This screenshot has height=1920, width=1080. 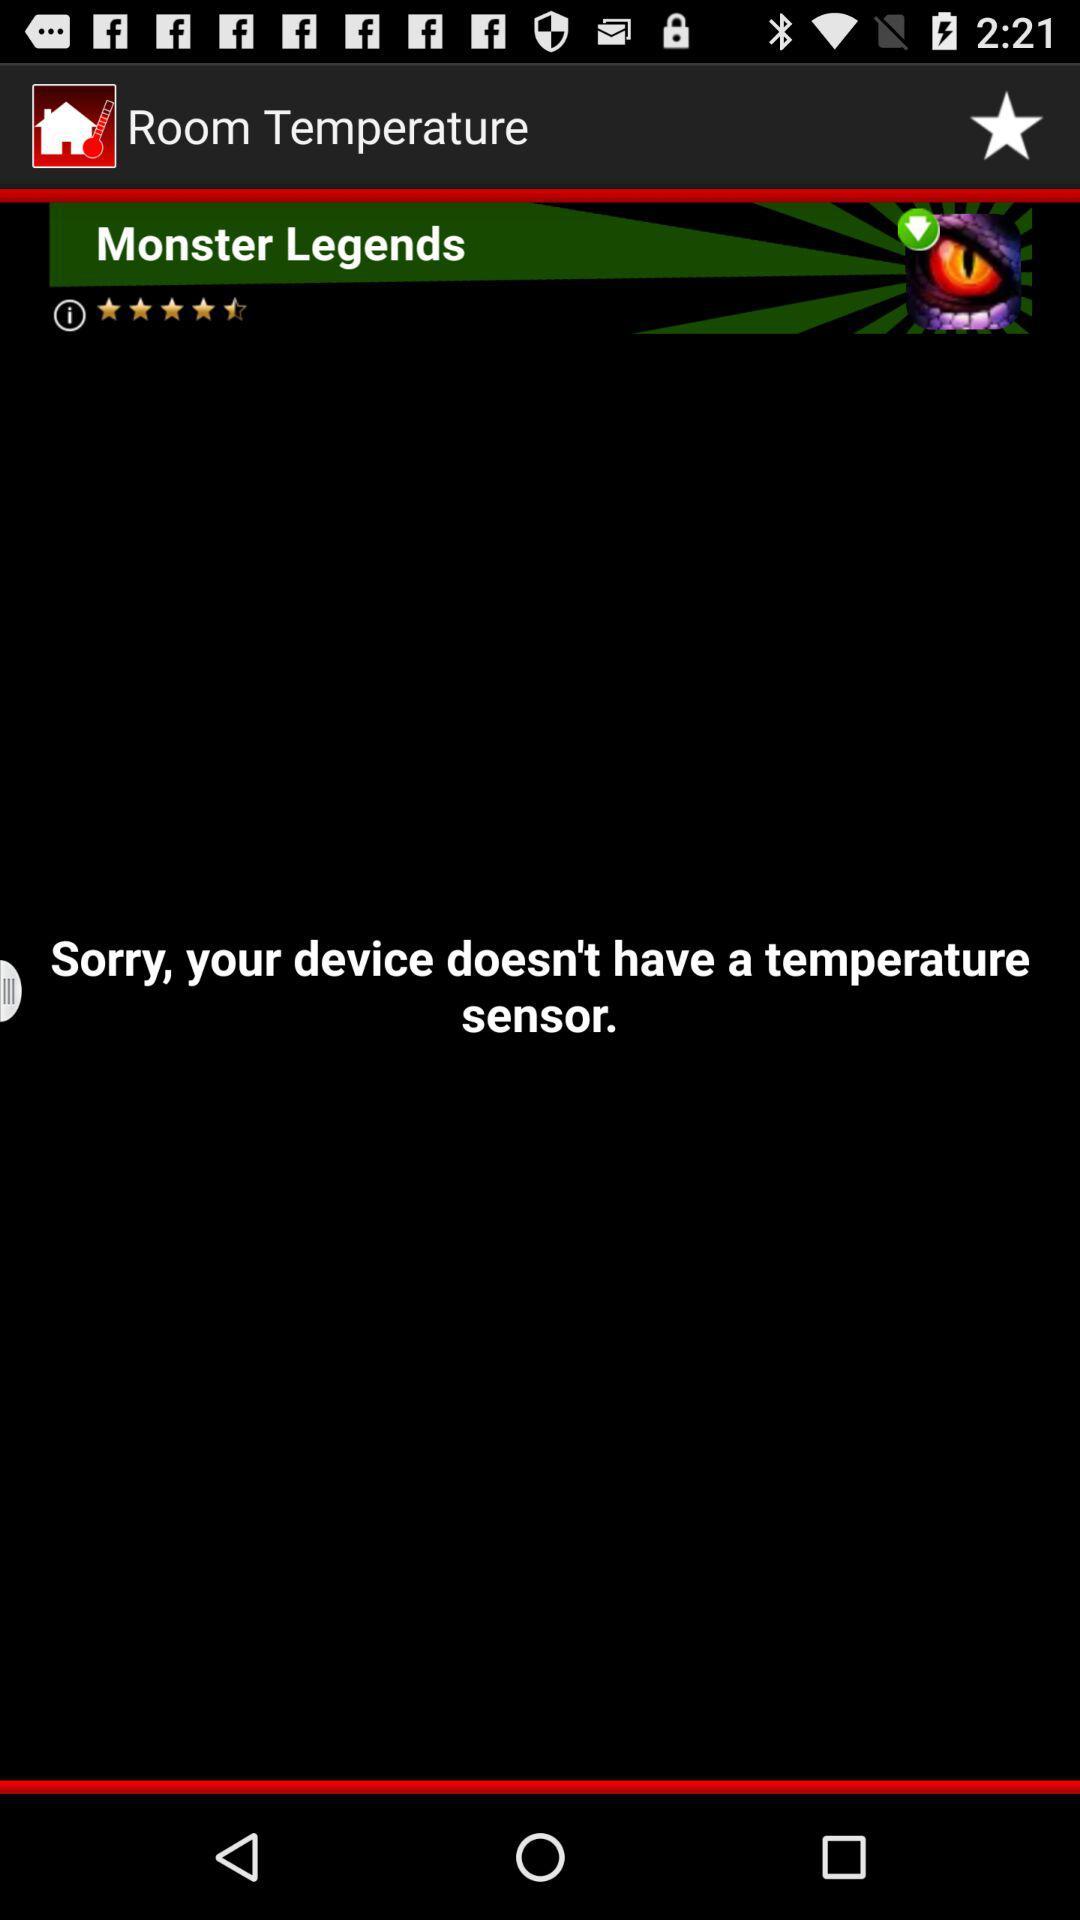 I want to click on the item on the left, so click(x=23, y=991).